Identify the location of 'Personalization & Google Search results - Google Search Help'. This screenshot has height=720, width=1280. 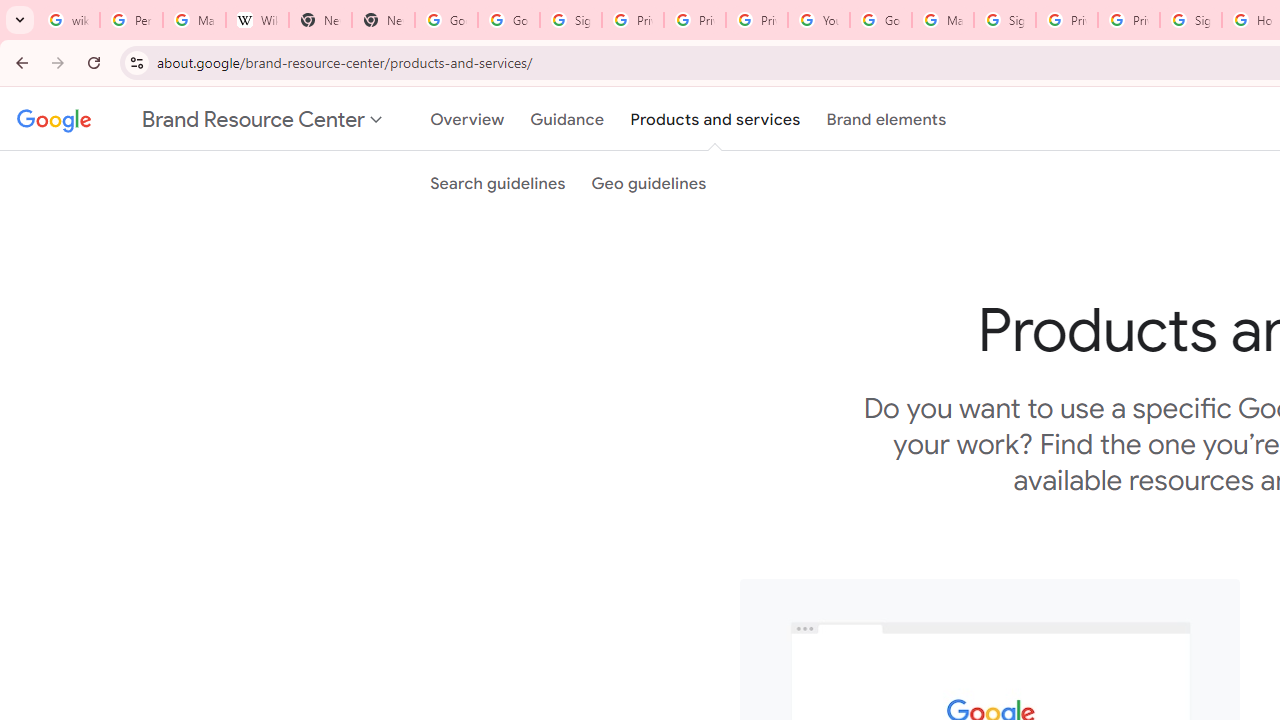
(130, 20).